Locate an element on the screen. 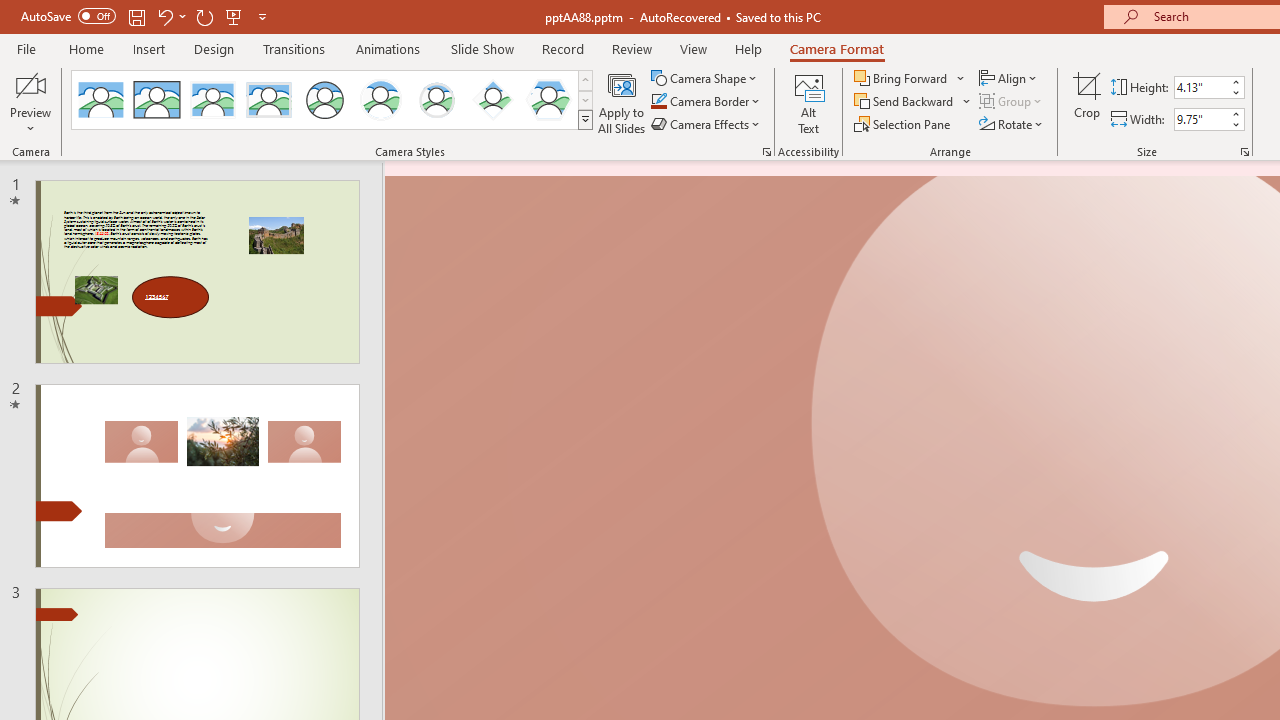 This screenshot has width=1280, height=720. 'Rotate' is located at coordinates (1012, 124).